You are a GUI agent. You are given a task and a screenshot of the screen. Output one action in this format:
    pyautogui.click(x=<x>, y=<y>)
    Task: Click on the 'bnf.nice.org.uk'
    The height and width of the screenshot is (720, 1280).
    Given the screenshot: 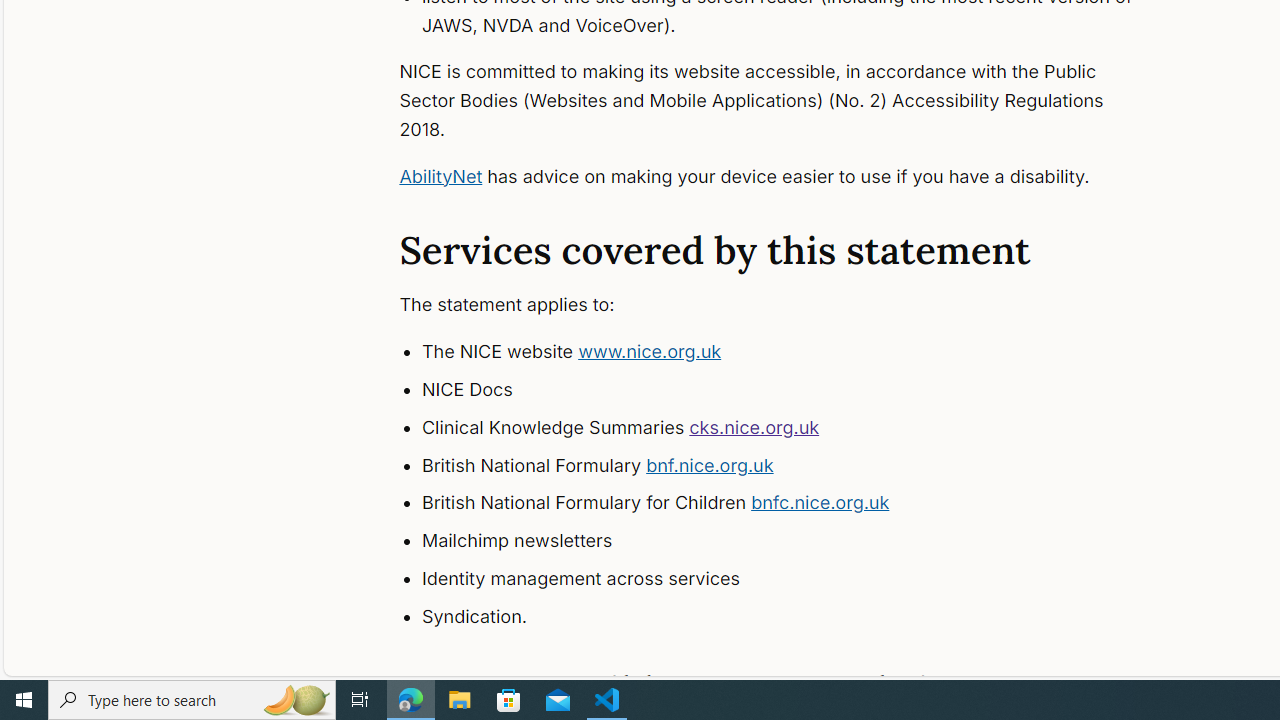 What is the action you would take?
    pyautogui.click(x=710, y=465)
    